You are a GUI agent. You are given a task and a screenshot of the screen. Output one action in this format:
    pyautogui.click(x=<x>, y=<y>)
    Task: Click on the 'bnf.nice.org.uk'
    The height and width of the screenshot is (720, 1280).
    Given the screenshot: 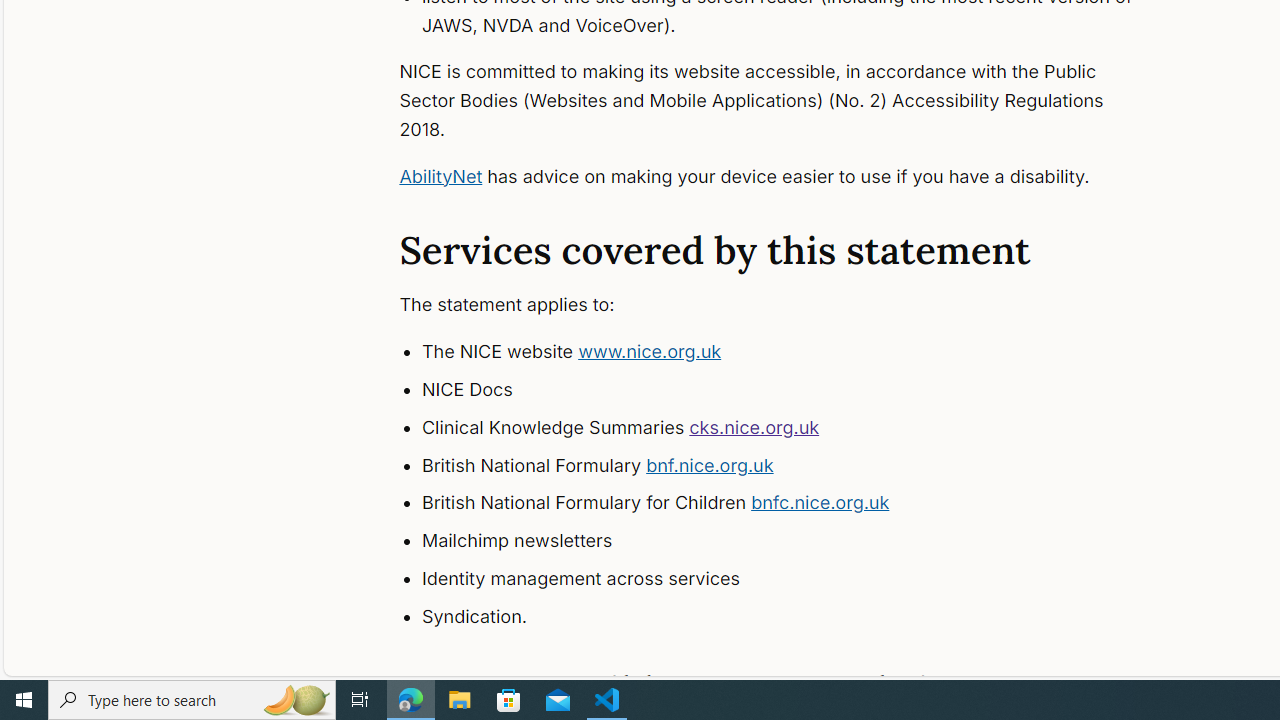 What is the action you would take?
    pyautogui.click(x=710, y=465)
    